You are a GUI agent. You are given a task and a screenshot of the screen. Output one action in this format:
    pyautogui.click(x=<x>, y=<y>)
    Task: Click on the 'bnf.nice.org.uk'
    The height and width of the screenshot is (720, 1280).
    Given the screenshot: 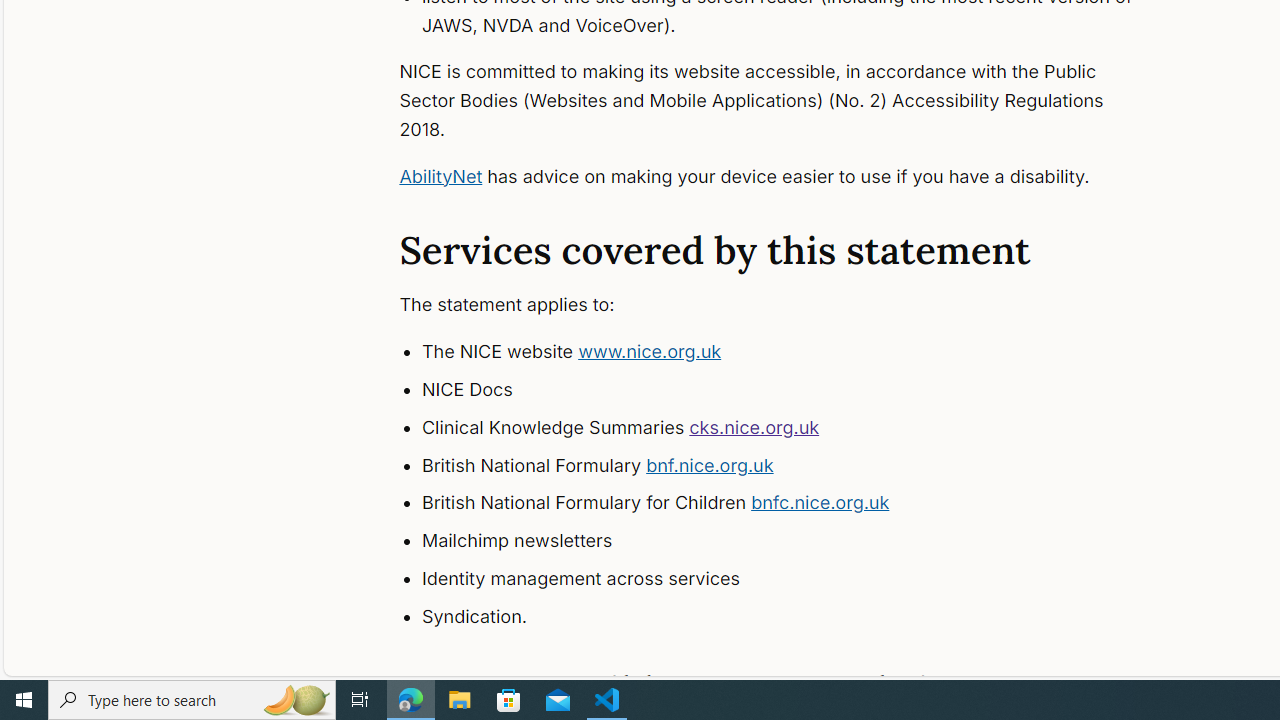 What is the action you would take?
    pyautogui.click(x=710, y=465)
    